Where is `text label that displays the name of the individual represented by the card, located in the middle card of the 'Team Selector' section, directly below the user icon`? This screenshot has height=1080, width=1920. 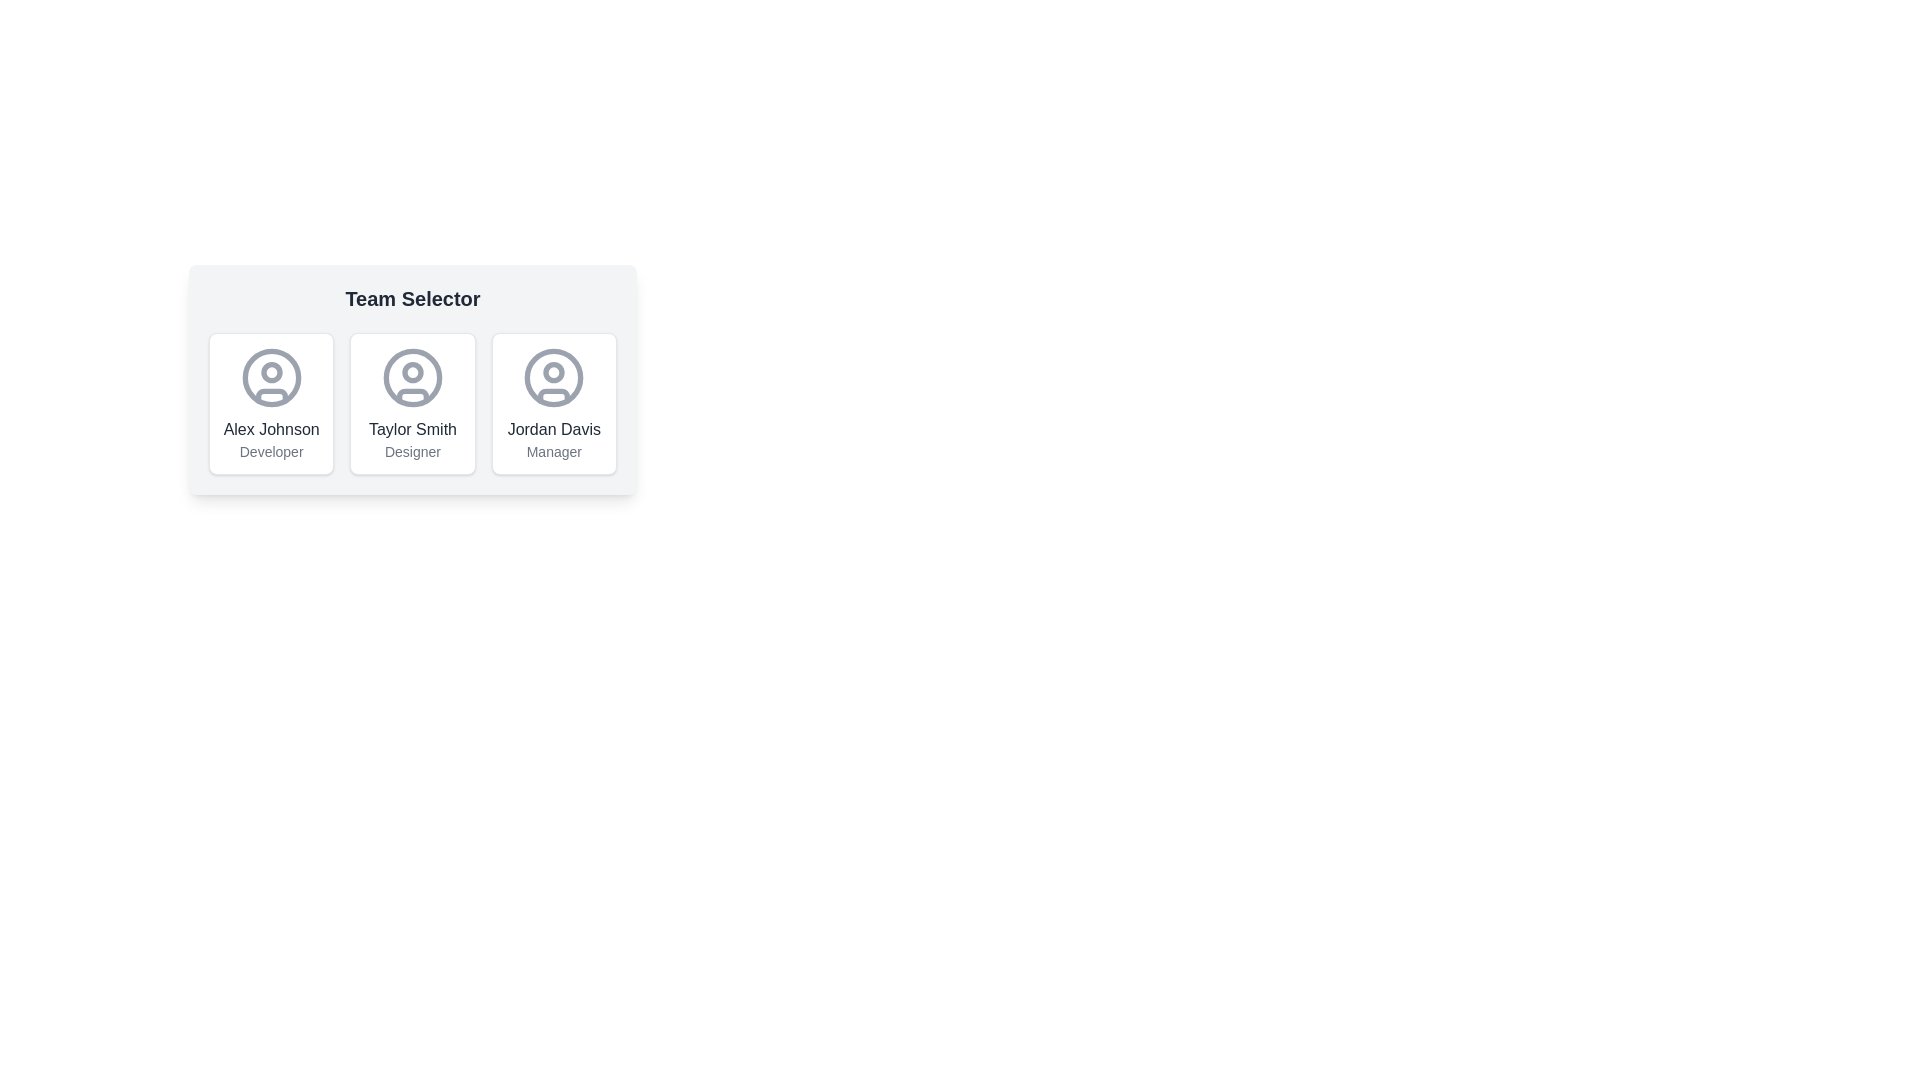
text label that displays the name of the individual represented by the card, located in the middle card of the 'Team Selector' section, directly below the user icon is located at coordinates (411, 428).